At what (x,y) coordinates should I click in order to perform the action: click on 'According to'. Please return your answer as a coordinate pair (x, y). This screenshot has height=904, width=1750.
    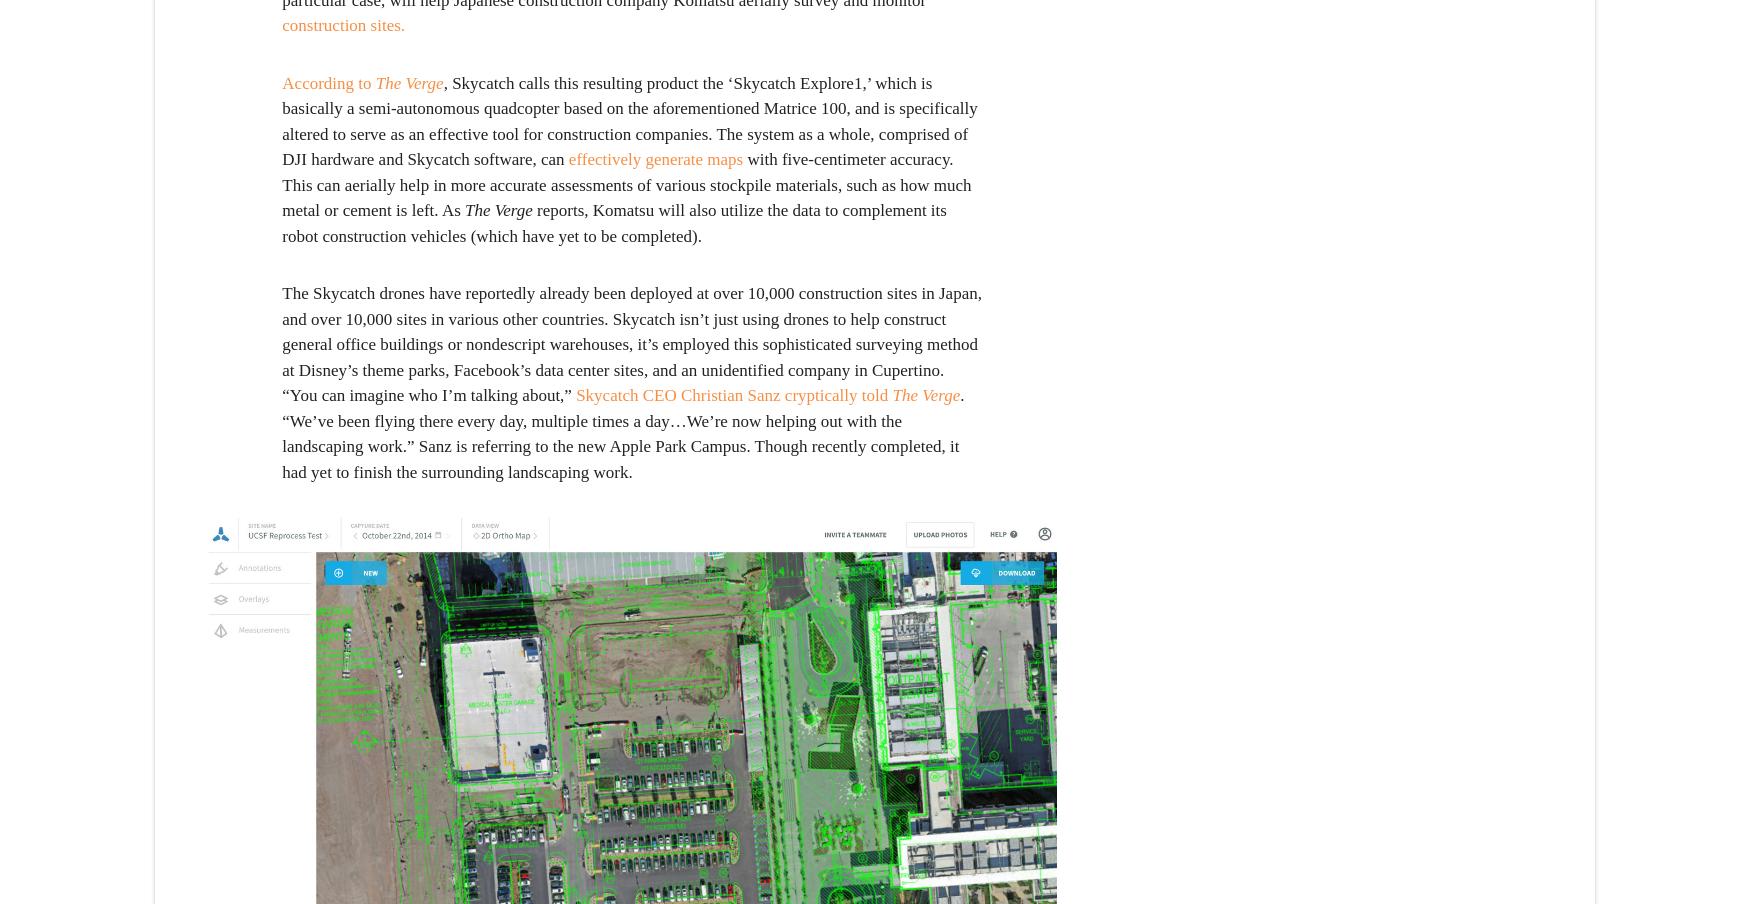
    Looking at the image, I should click on (328, 82).